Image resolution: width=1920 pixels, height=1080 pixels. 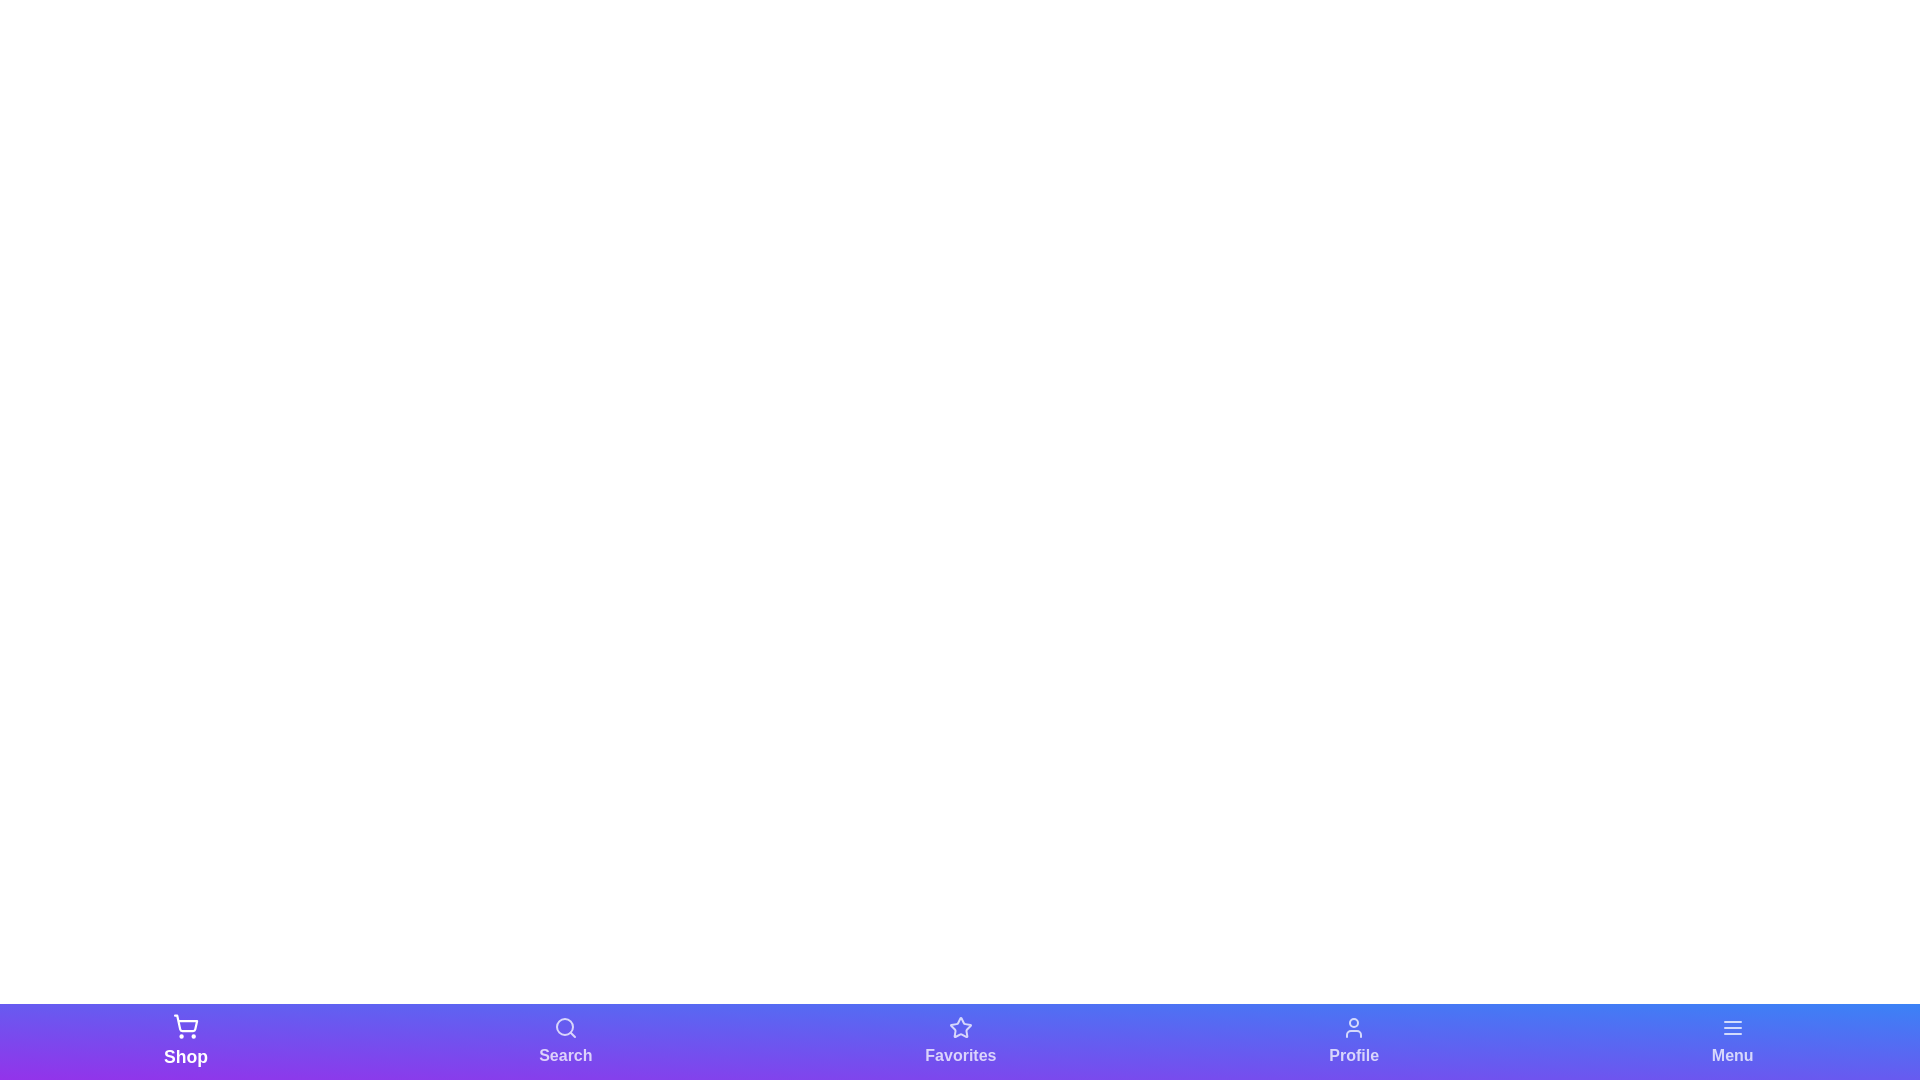 What do you see at coordinates (564, 1040) in the screenshot?
I see `the navigation bar icon corresponding to Search` at bounding box center [564, 1040].